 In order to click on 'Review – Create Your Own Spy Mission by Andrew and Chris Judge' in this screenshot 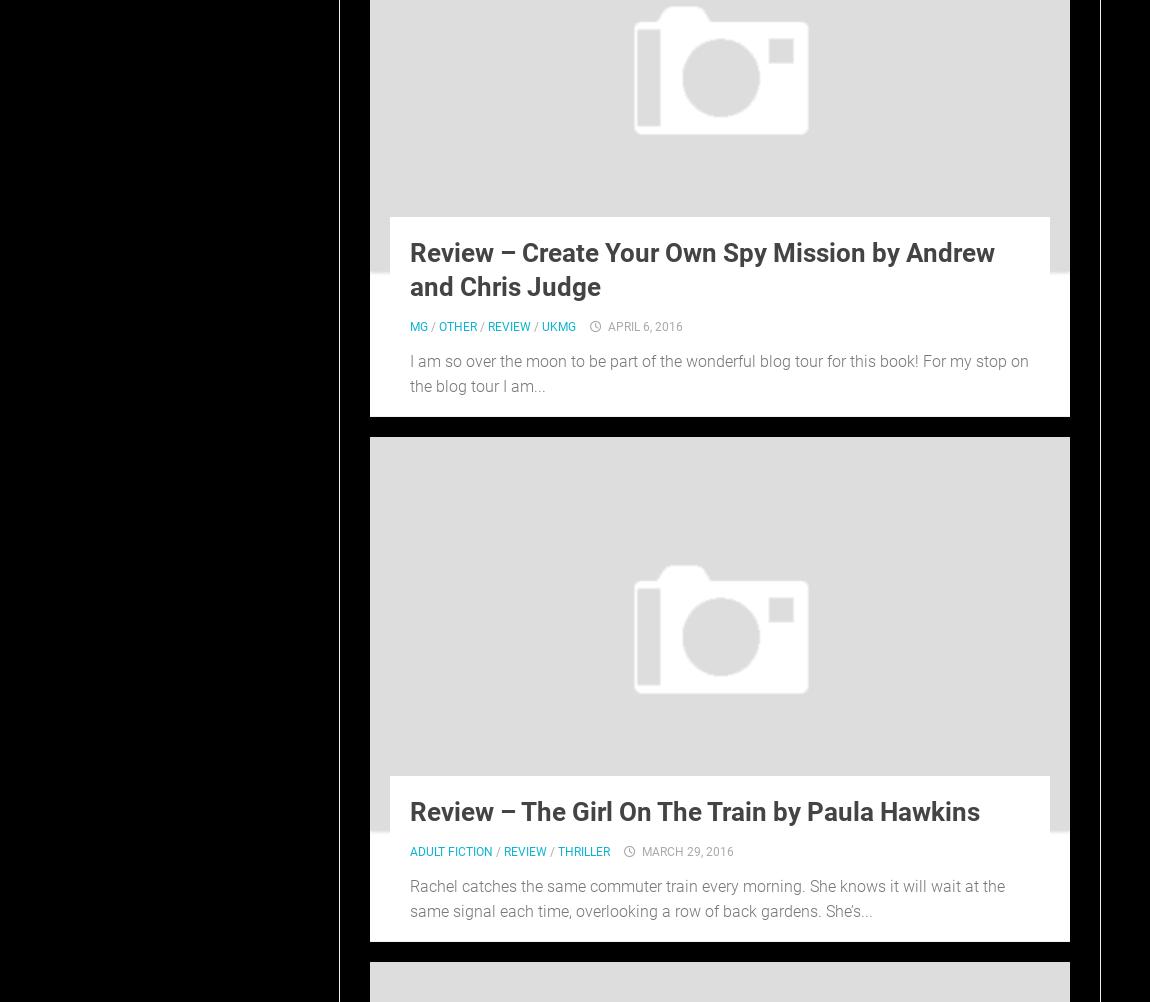, I will do `click(701, 268)`.